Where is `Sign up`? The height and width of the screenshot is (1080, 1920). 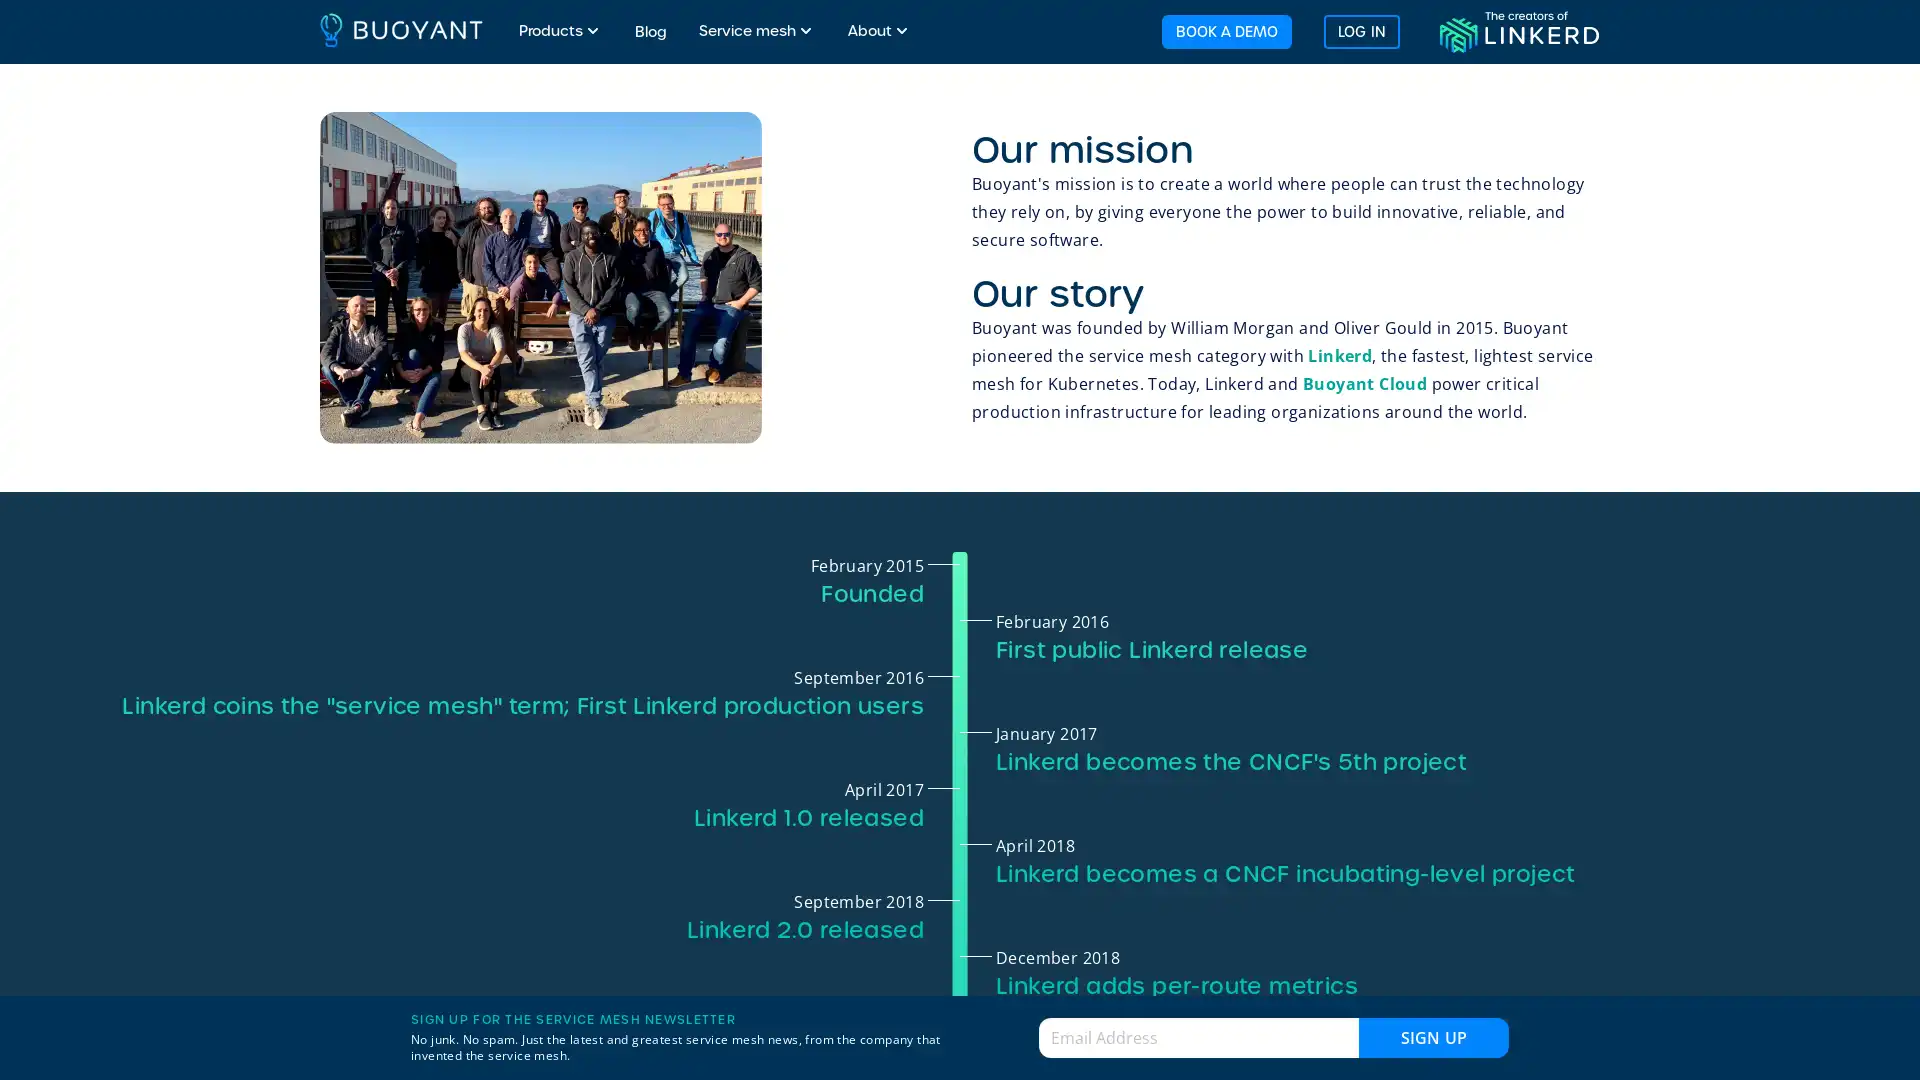 Sign up is located at coordinates (1433, 1036).